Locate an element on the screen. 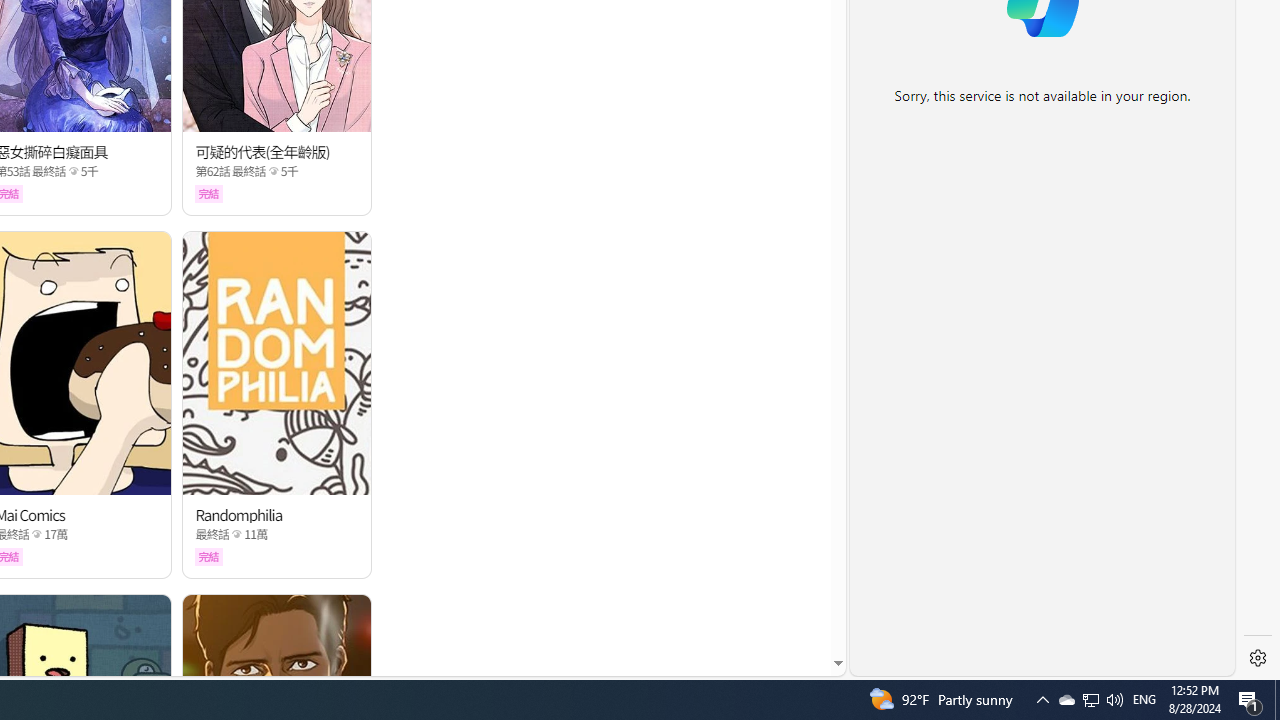  'Settings' is located at coordinates (1257, 658).